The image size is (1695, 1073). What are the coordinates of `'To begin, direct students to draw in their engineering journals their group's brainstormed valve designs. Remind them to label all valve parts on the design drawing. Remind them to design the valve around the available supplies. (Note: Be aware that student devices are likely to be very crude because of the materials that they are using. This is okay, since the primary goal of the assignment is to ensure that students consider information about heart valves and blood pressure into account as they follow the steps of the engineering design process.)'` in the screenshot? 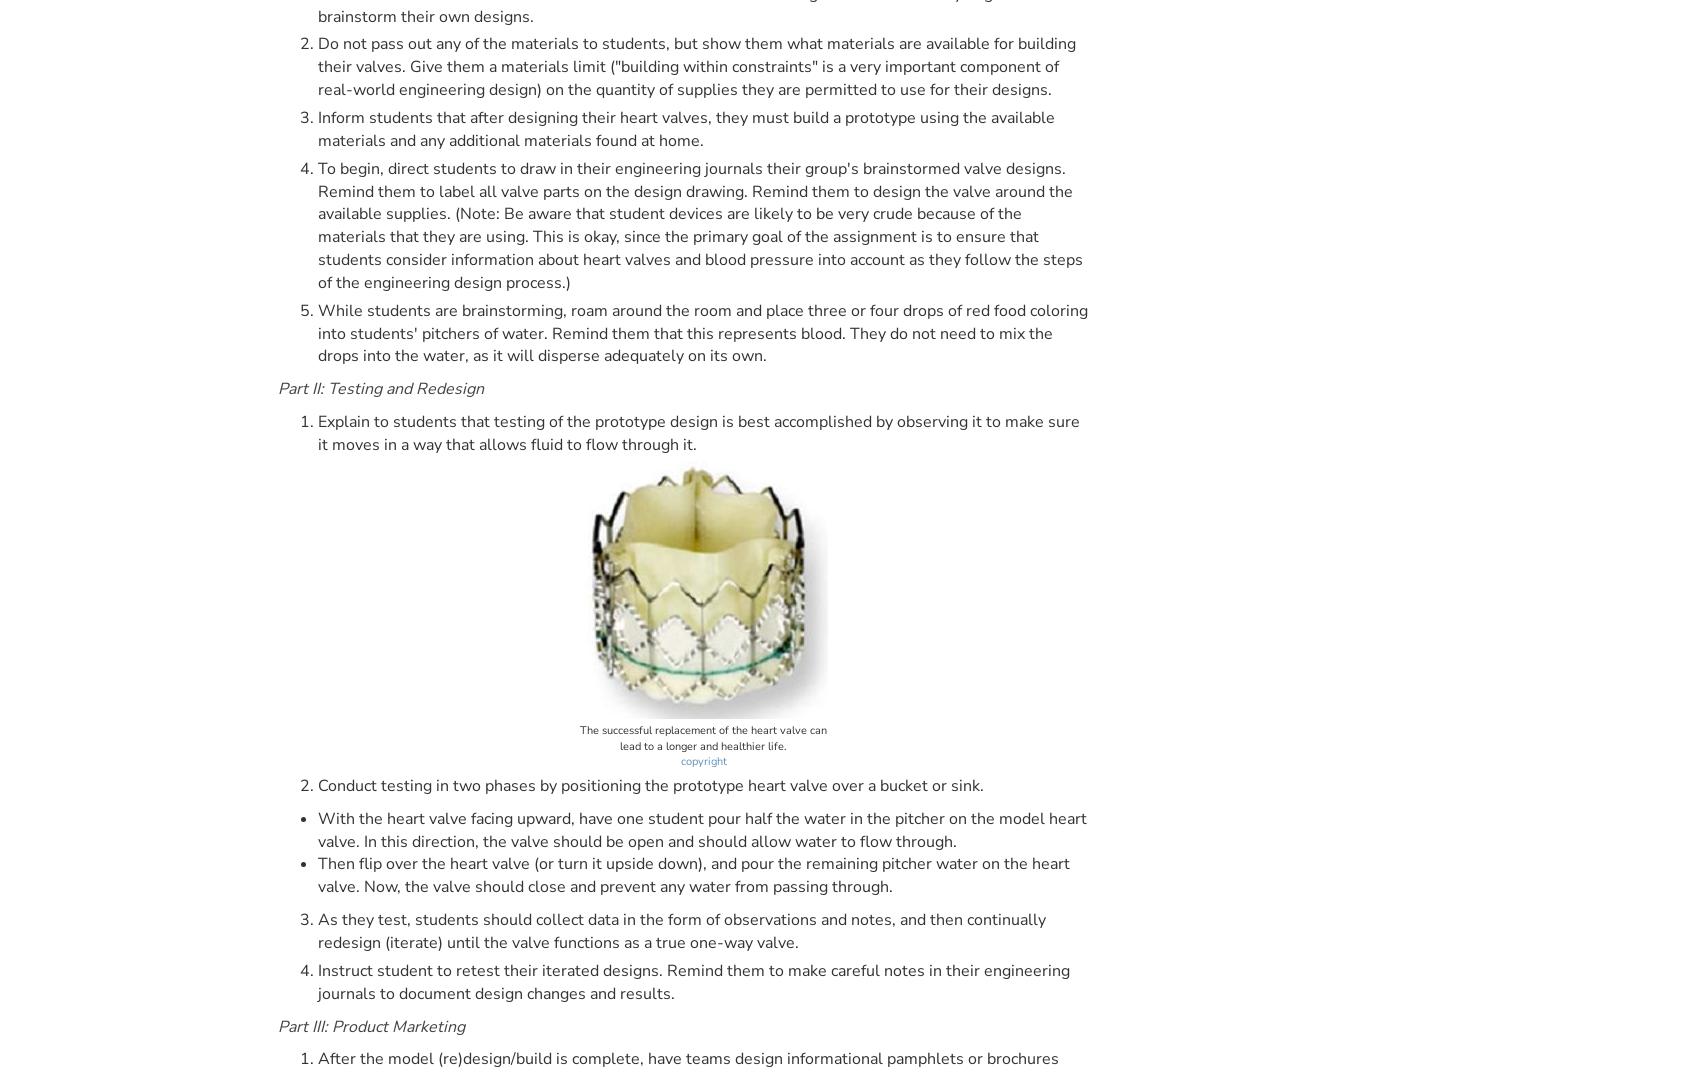 It's located at (699, 225).